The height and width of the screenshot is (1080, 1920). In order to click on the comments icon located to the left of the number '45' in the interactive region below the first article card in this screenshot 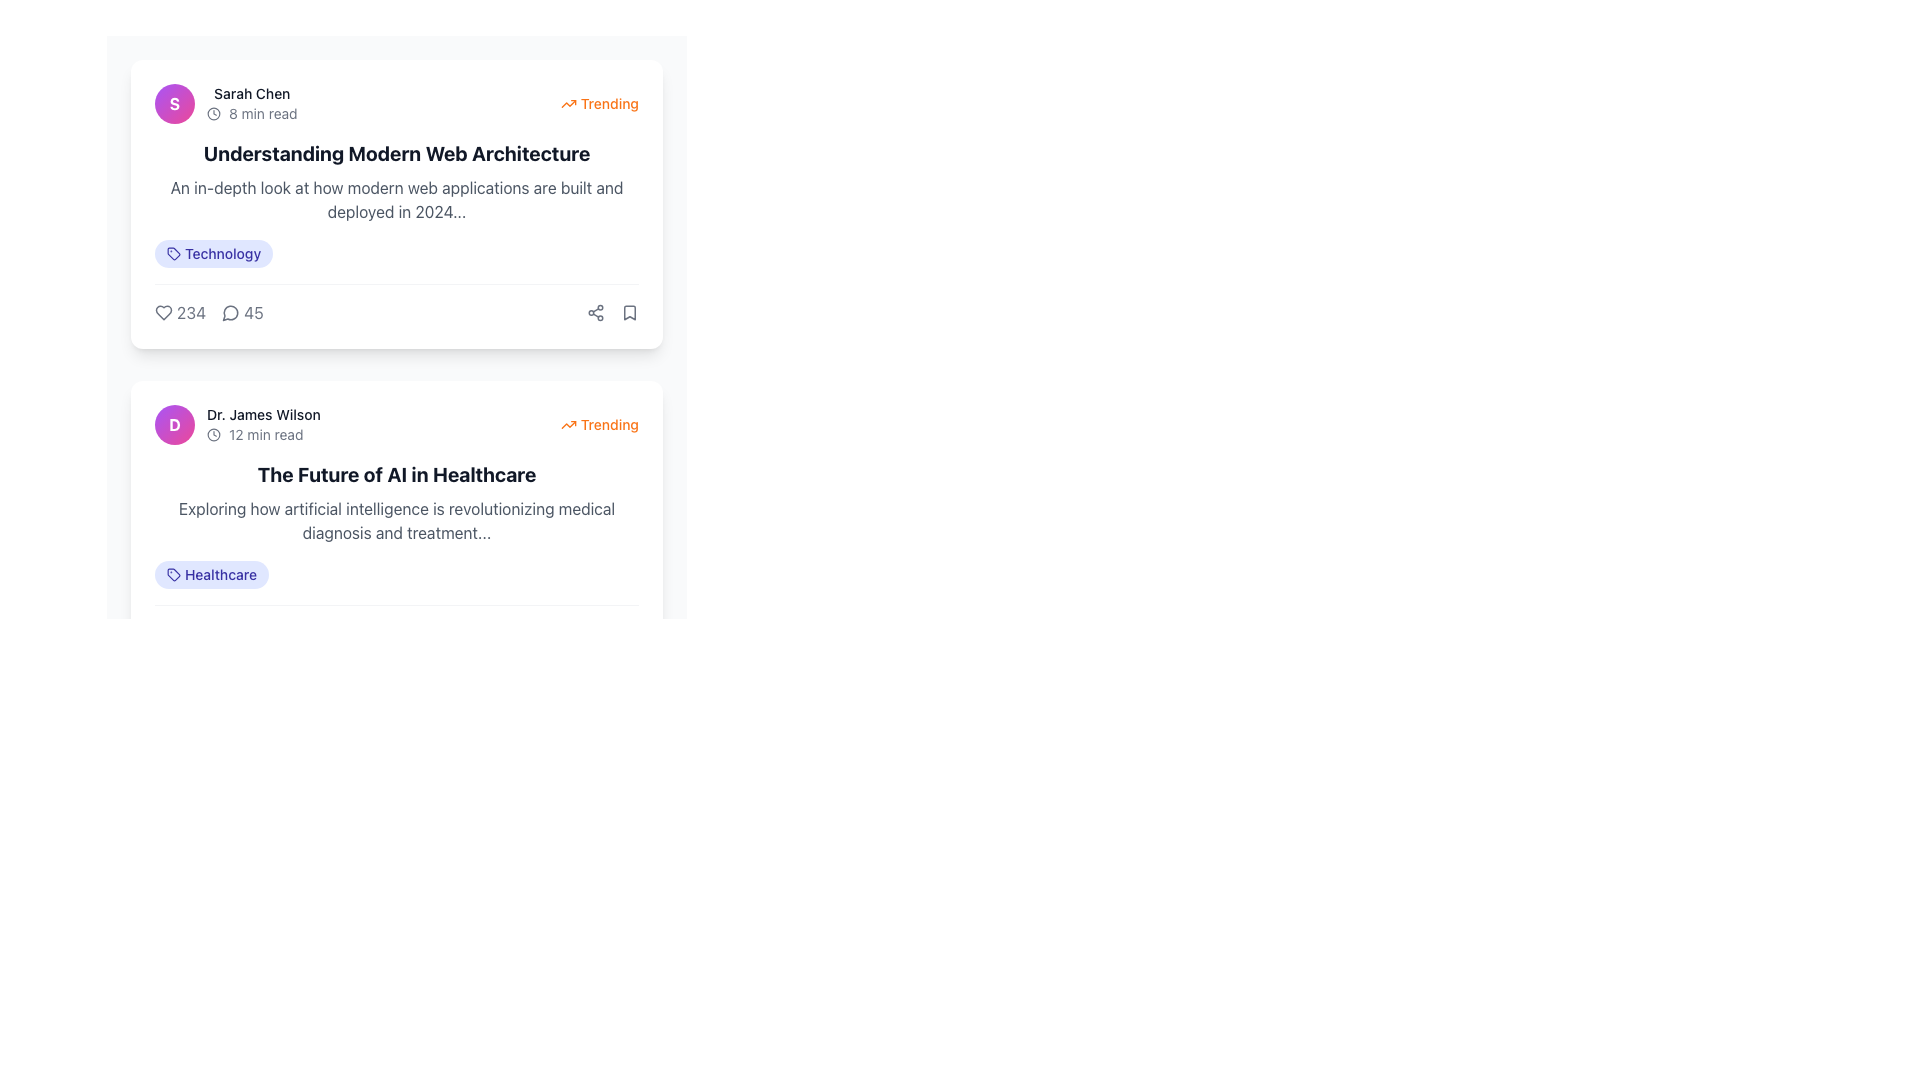, I will do `click(230, 312)`.